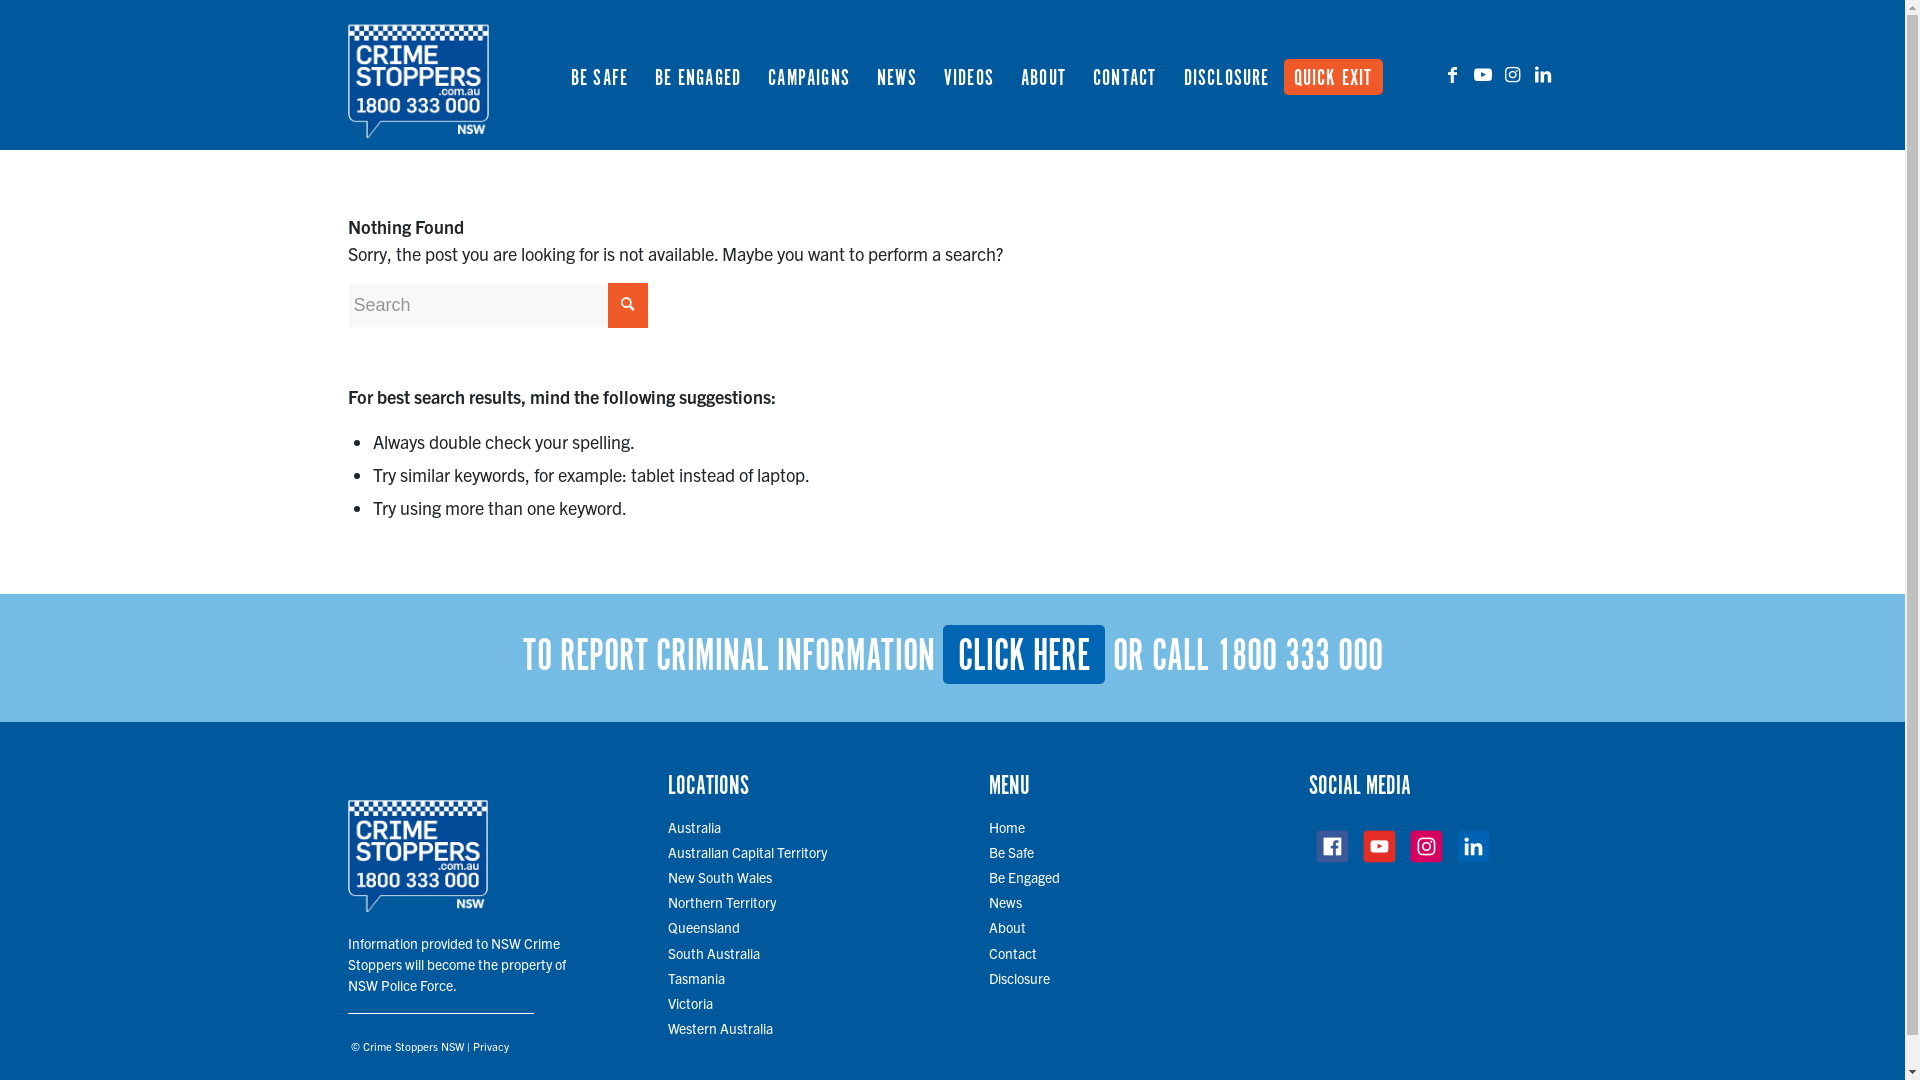 This screenshot has height=1080, width=1920. What do you see at coordinates (598, 73) in the screenshot?
I see `'BE SAFE'` at bounding box center [598, 73].